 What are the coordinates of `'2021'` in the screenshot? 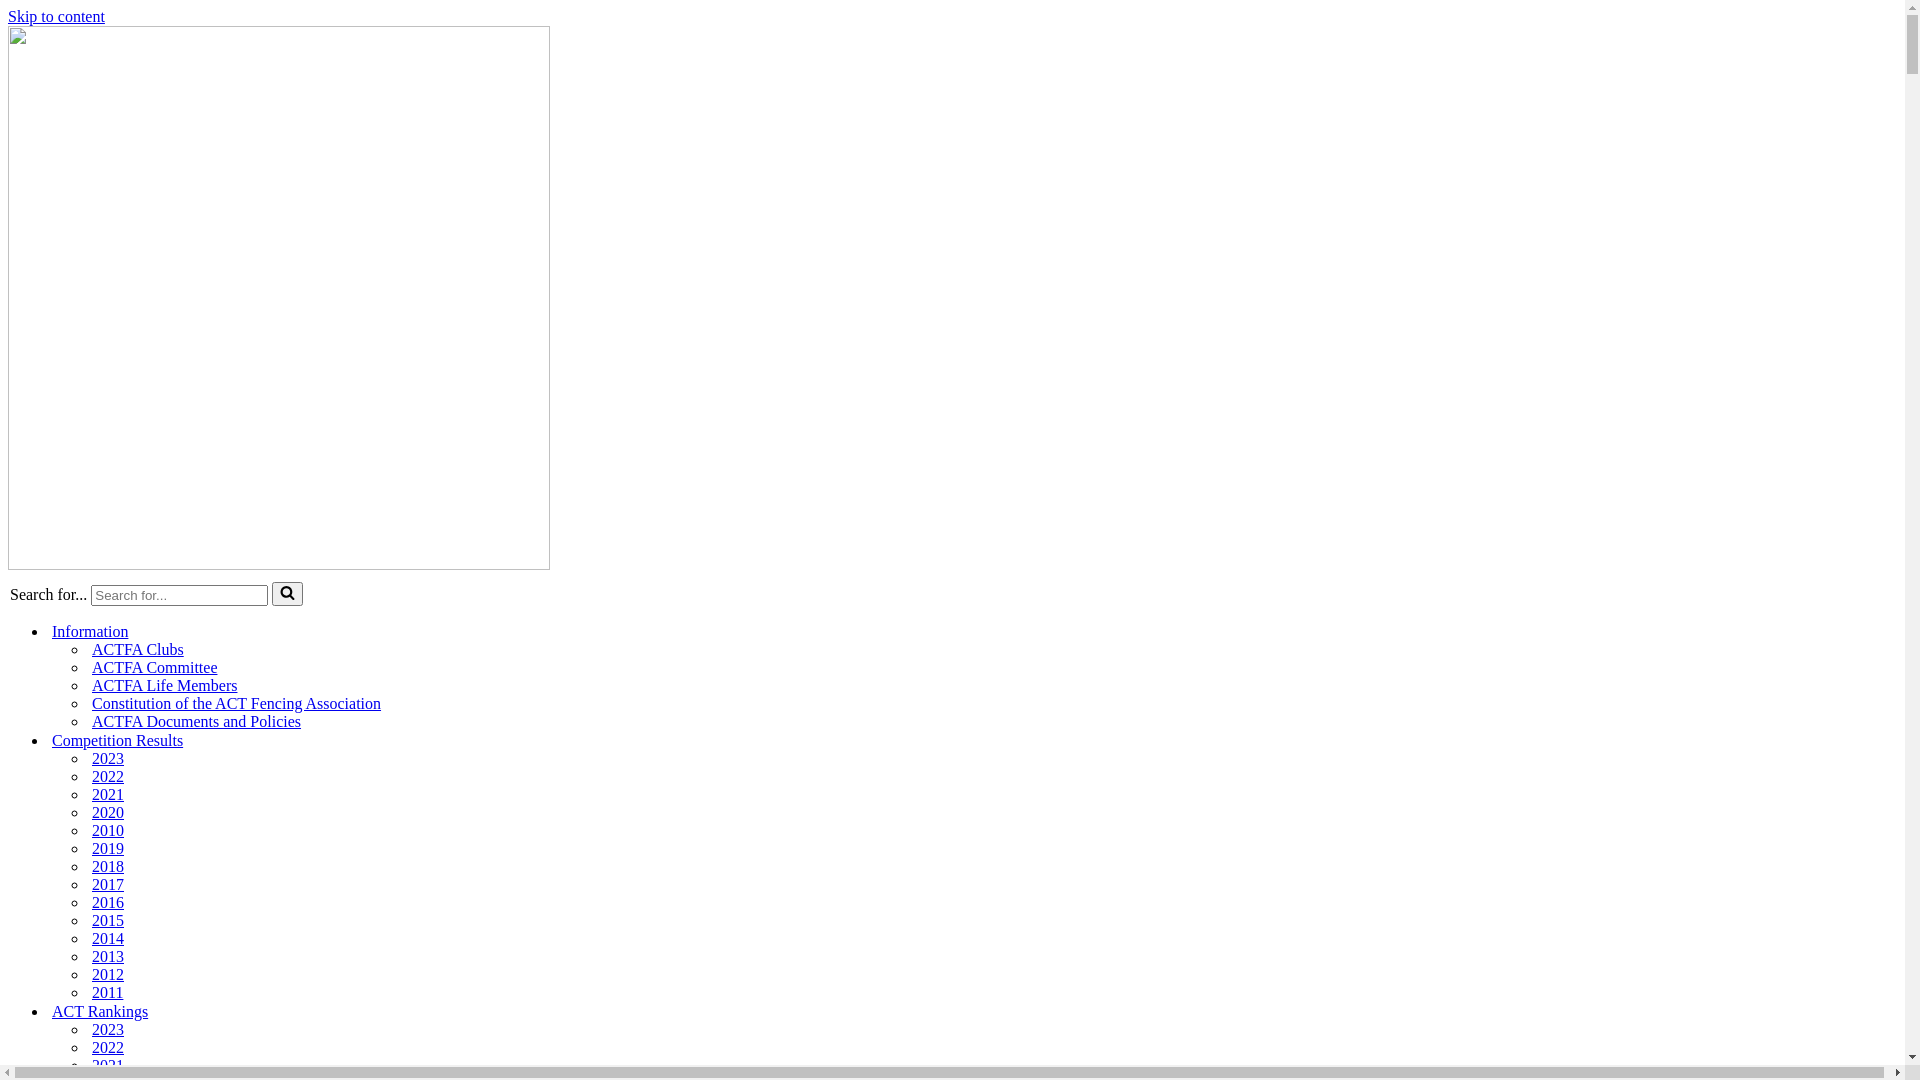 It's located at (90, 793).